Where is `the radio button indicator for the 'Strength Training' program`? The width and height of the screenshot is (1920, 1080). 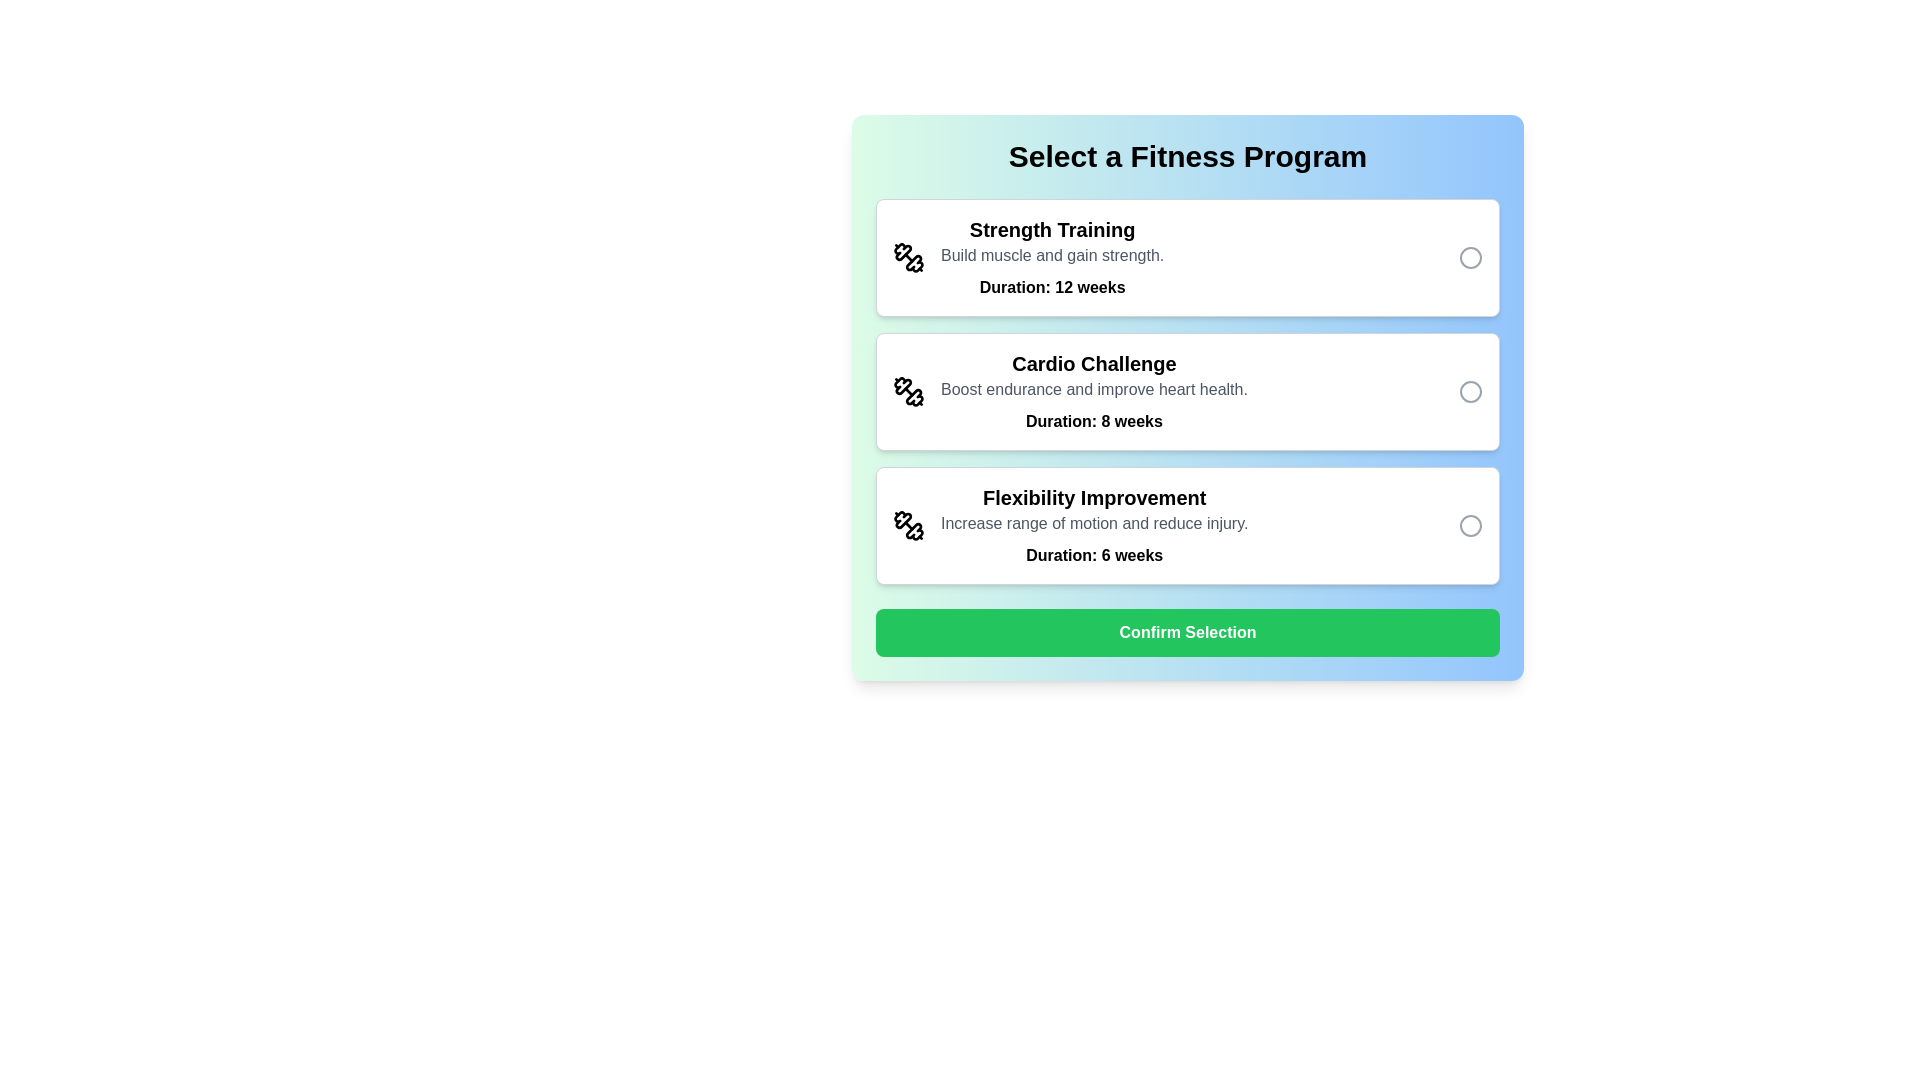 the radio button indicator for the 'Strength Training' program is located at coordinates (1470, 257).